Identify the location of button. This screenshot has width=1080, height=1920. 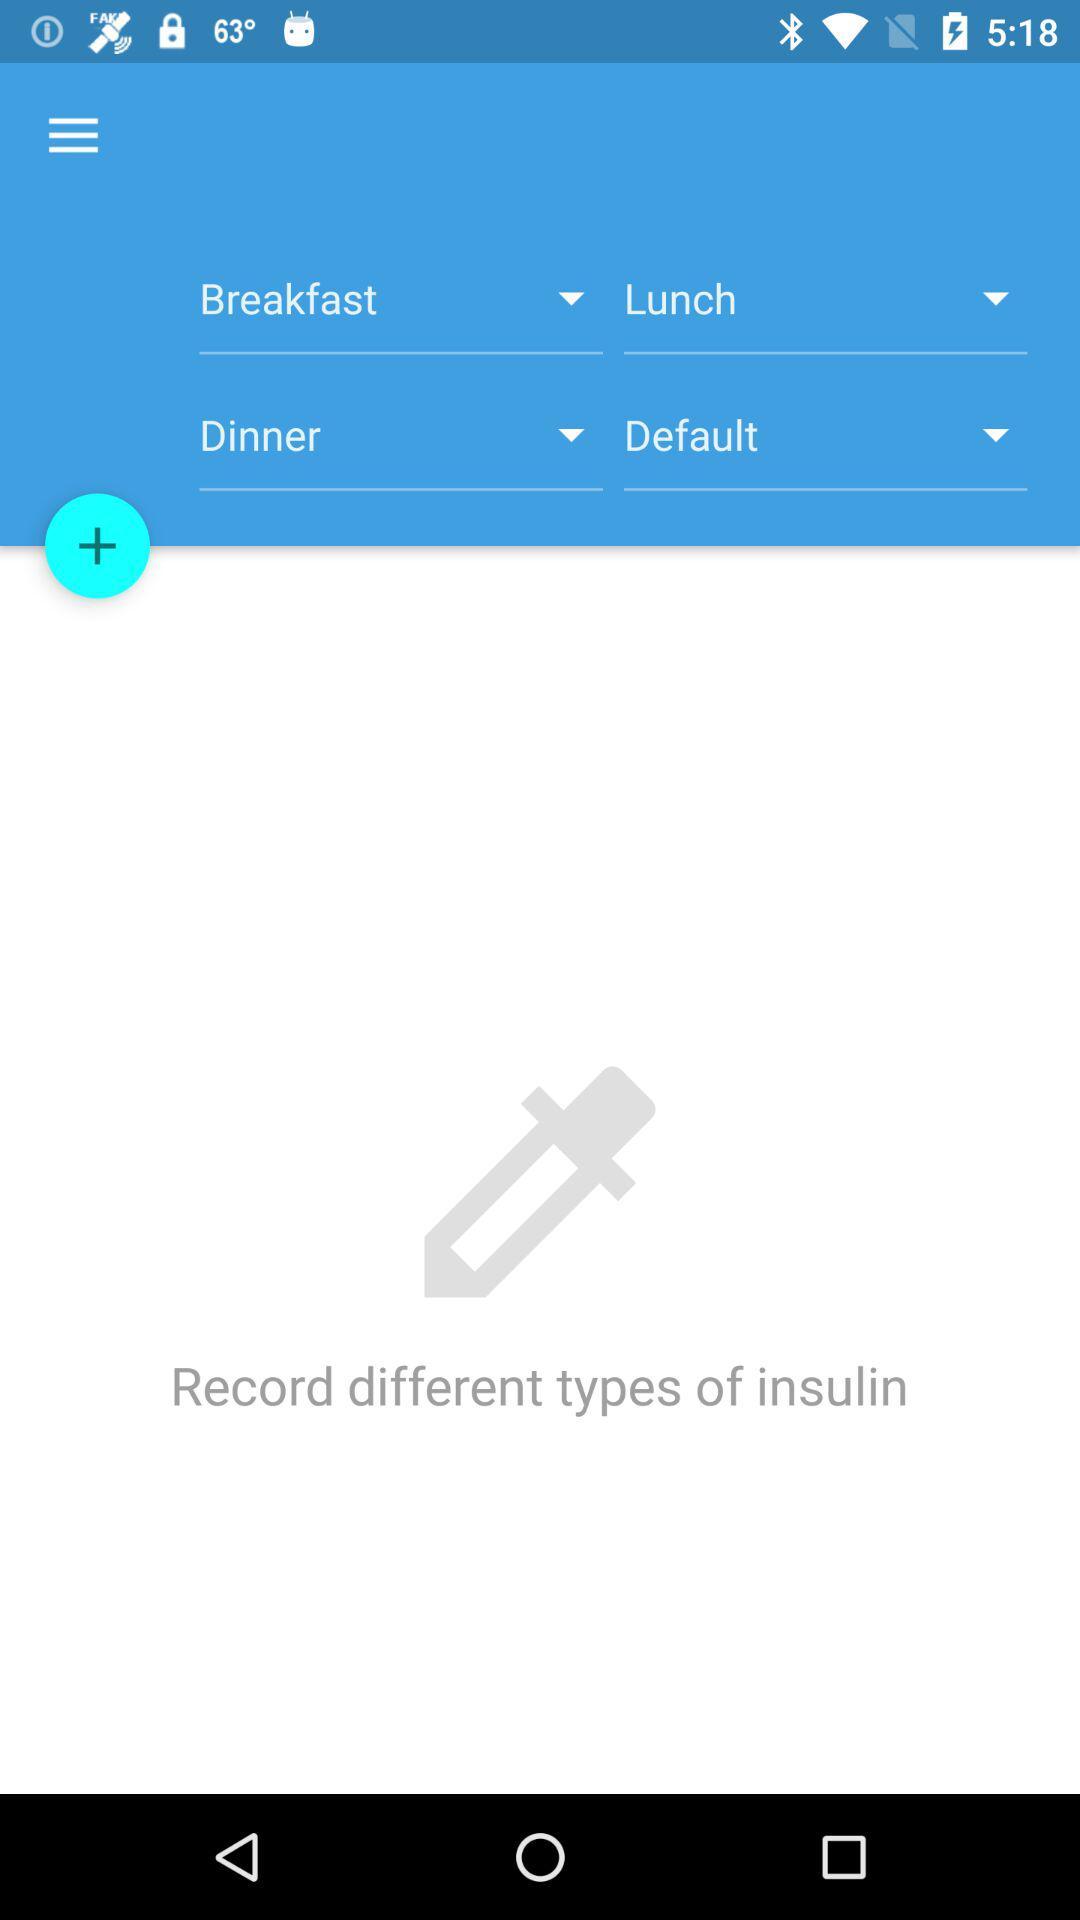
(97, 546).